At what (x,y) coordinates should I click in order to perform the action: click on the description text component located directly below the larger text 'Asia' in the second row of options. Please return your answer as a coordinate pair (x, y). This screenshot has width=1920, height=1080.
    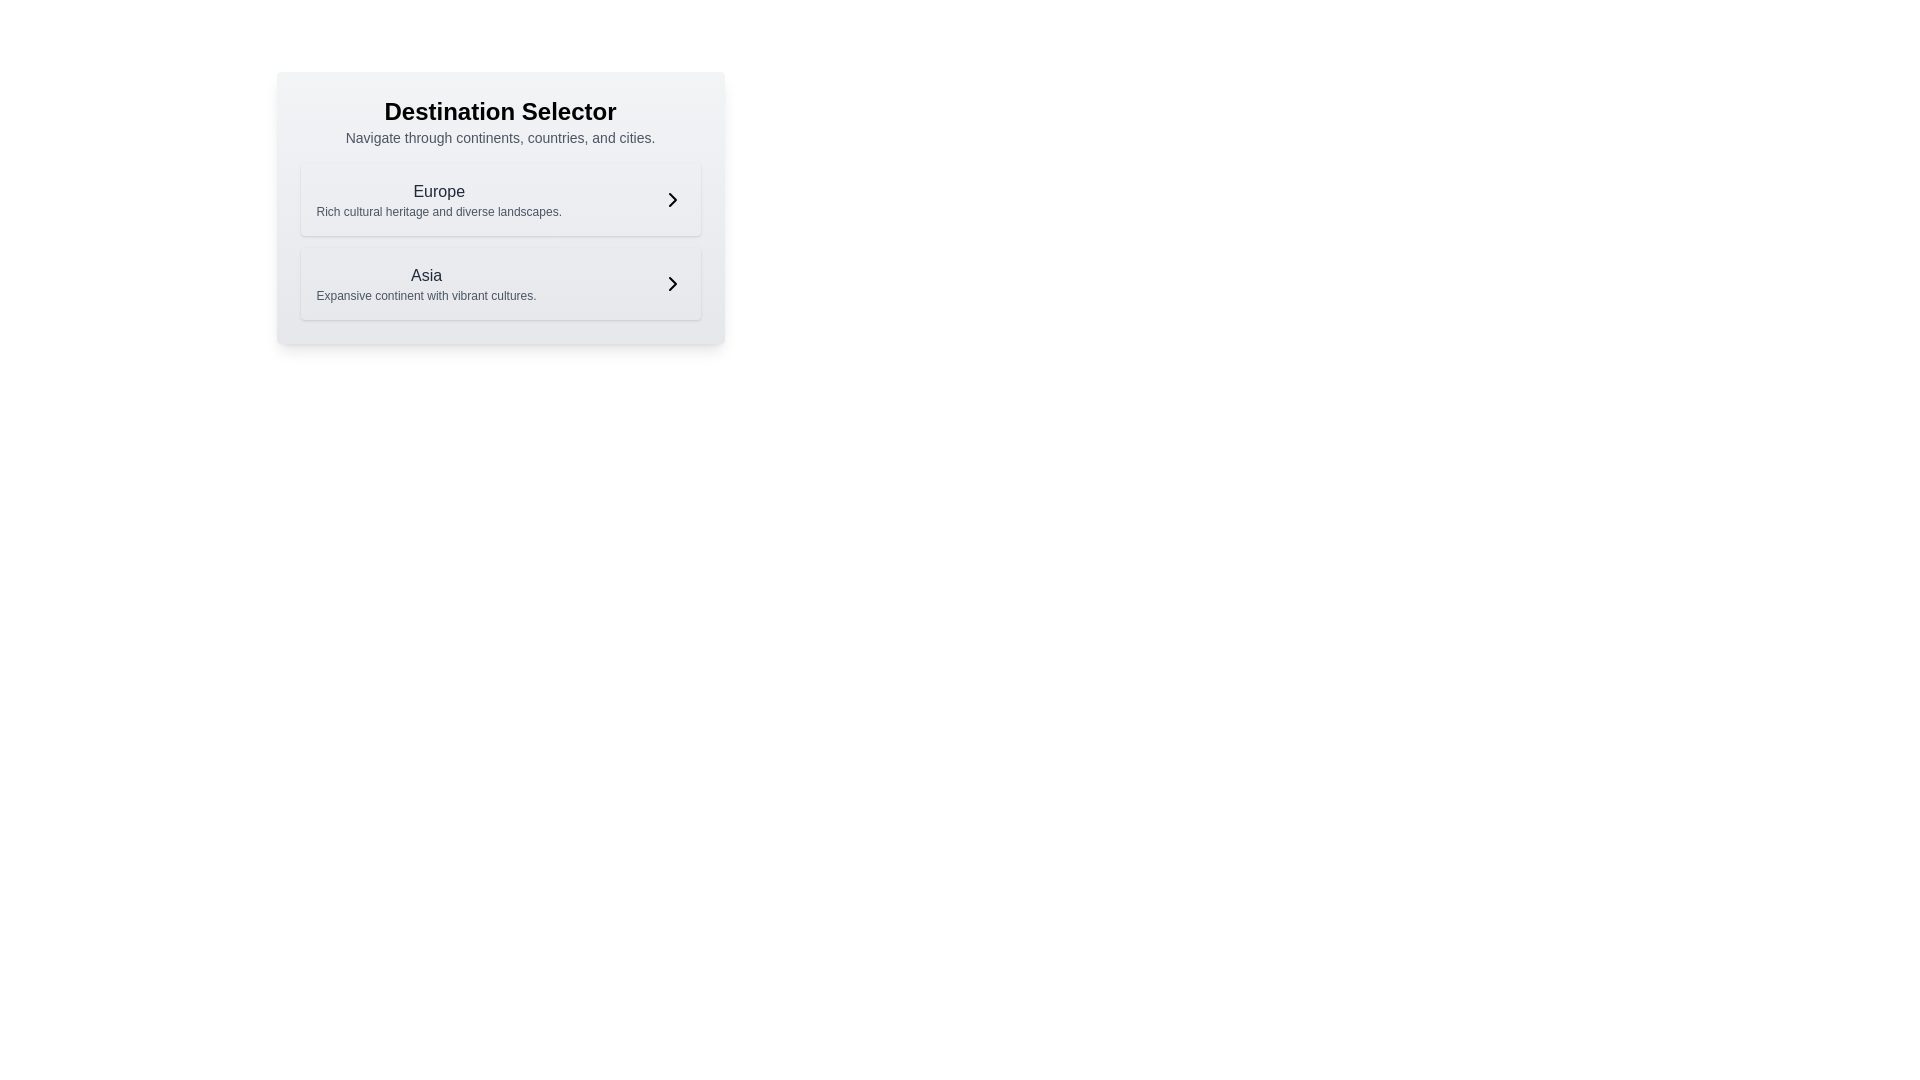
    Looking at the image, I should click on (425, 296).